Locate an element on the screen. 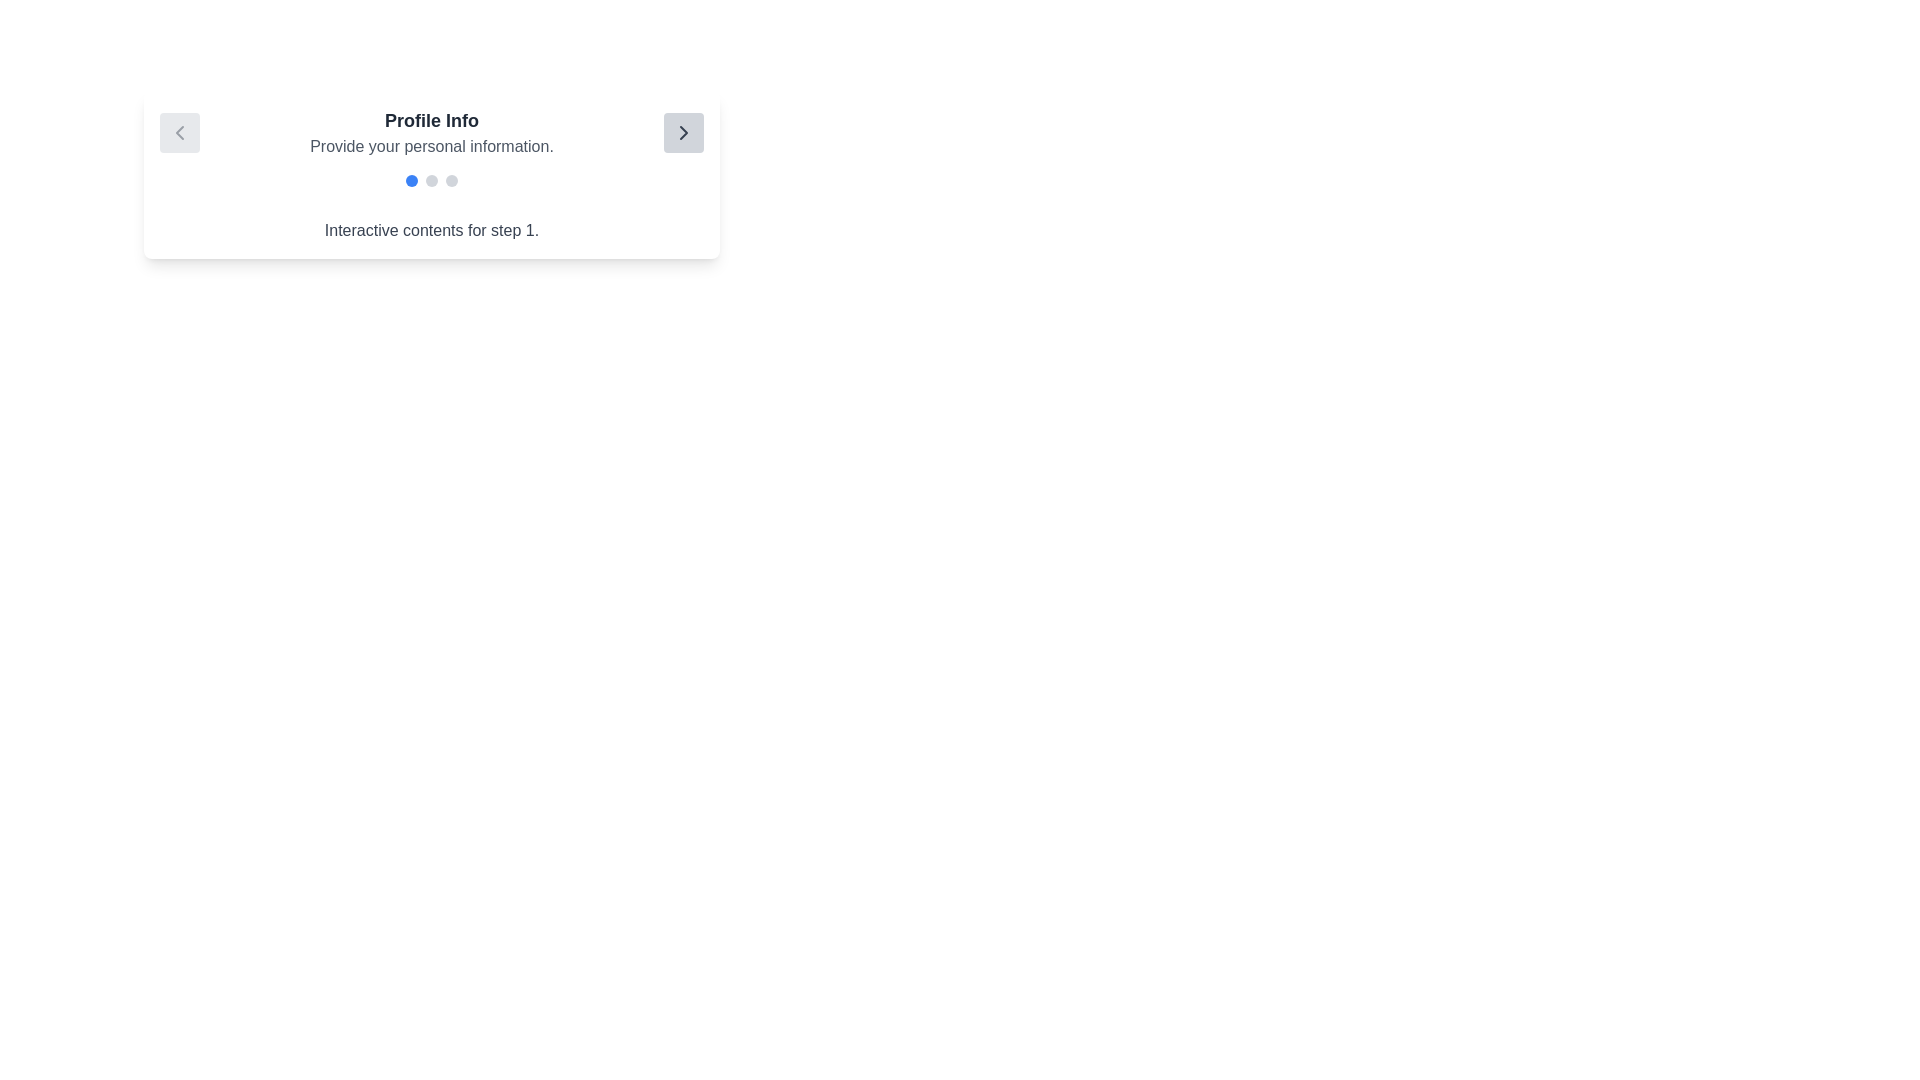  the text block displaying the title 'Profile Info' and description 'Provide your personal information.' is located at coordinates (431, 132).